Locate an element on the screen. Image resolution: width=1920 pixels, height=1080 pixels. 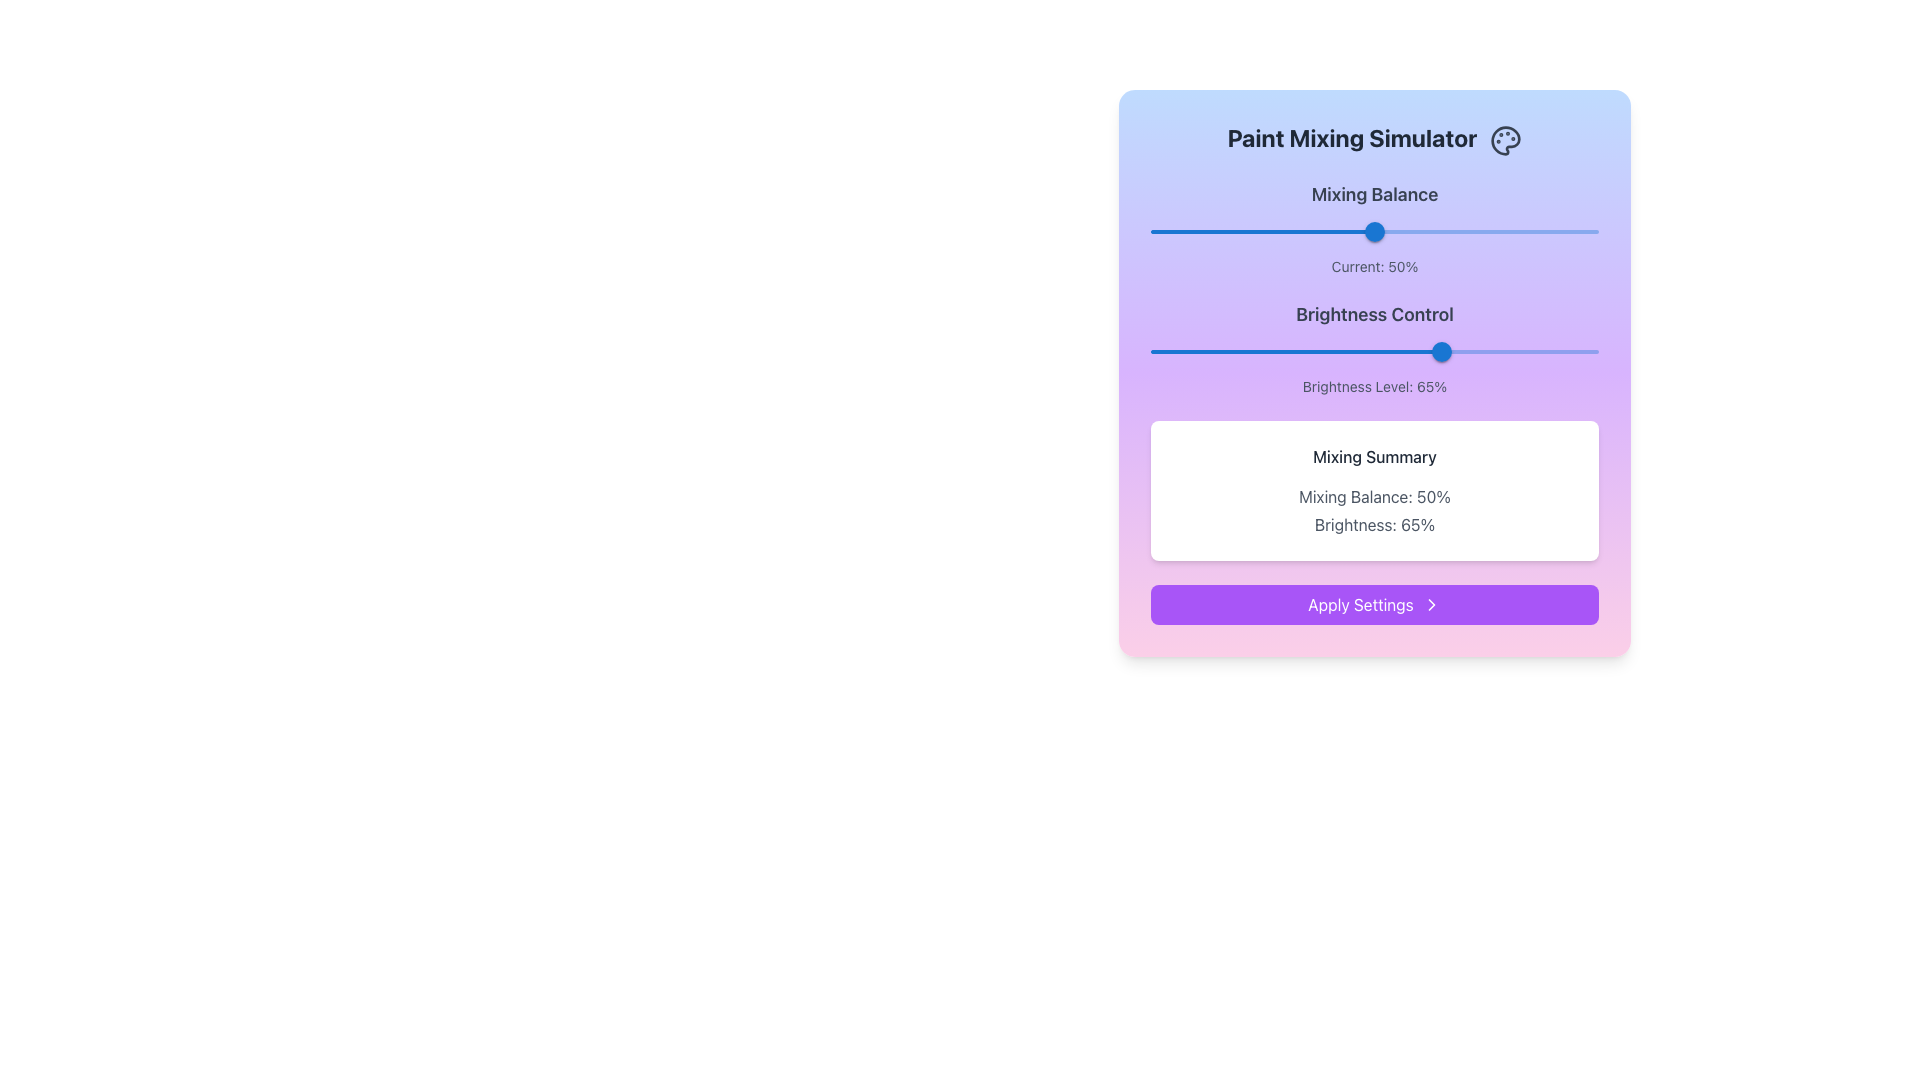
Mixing Balance is located at coordinates (1399, 230).